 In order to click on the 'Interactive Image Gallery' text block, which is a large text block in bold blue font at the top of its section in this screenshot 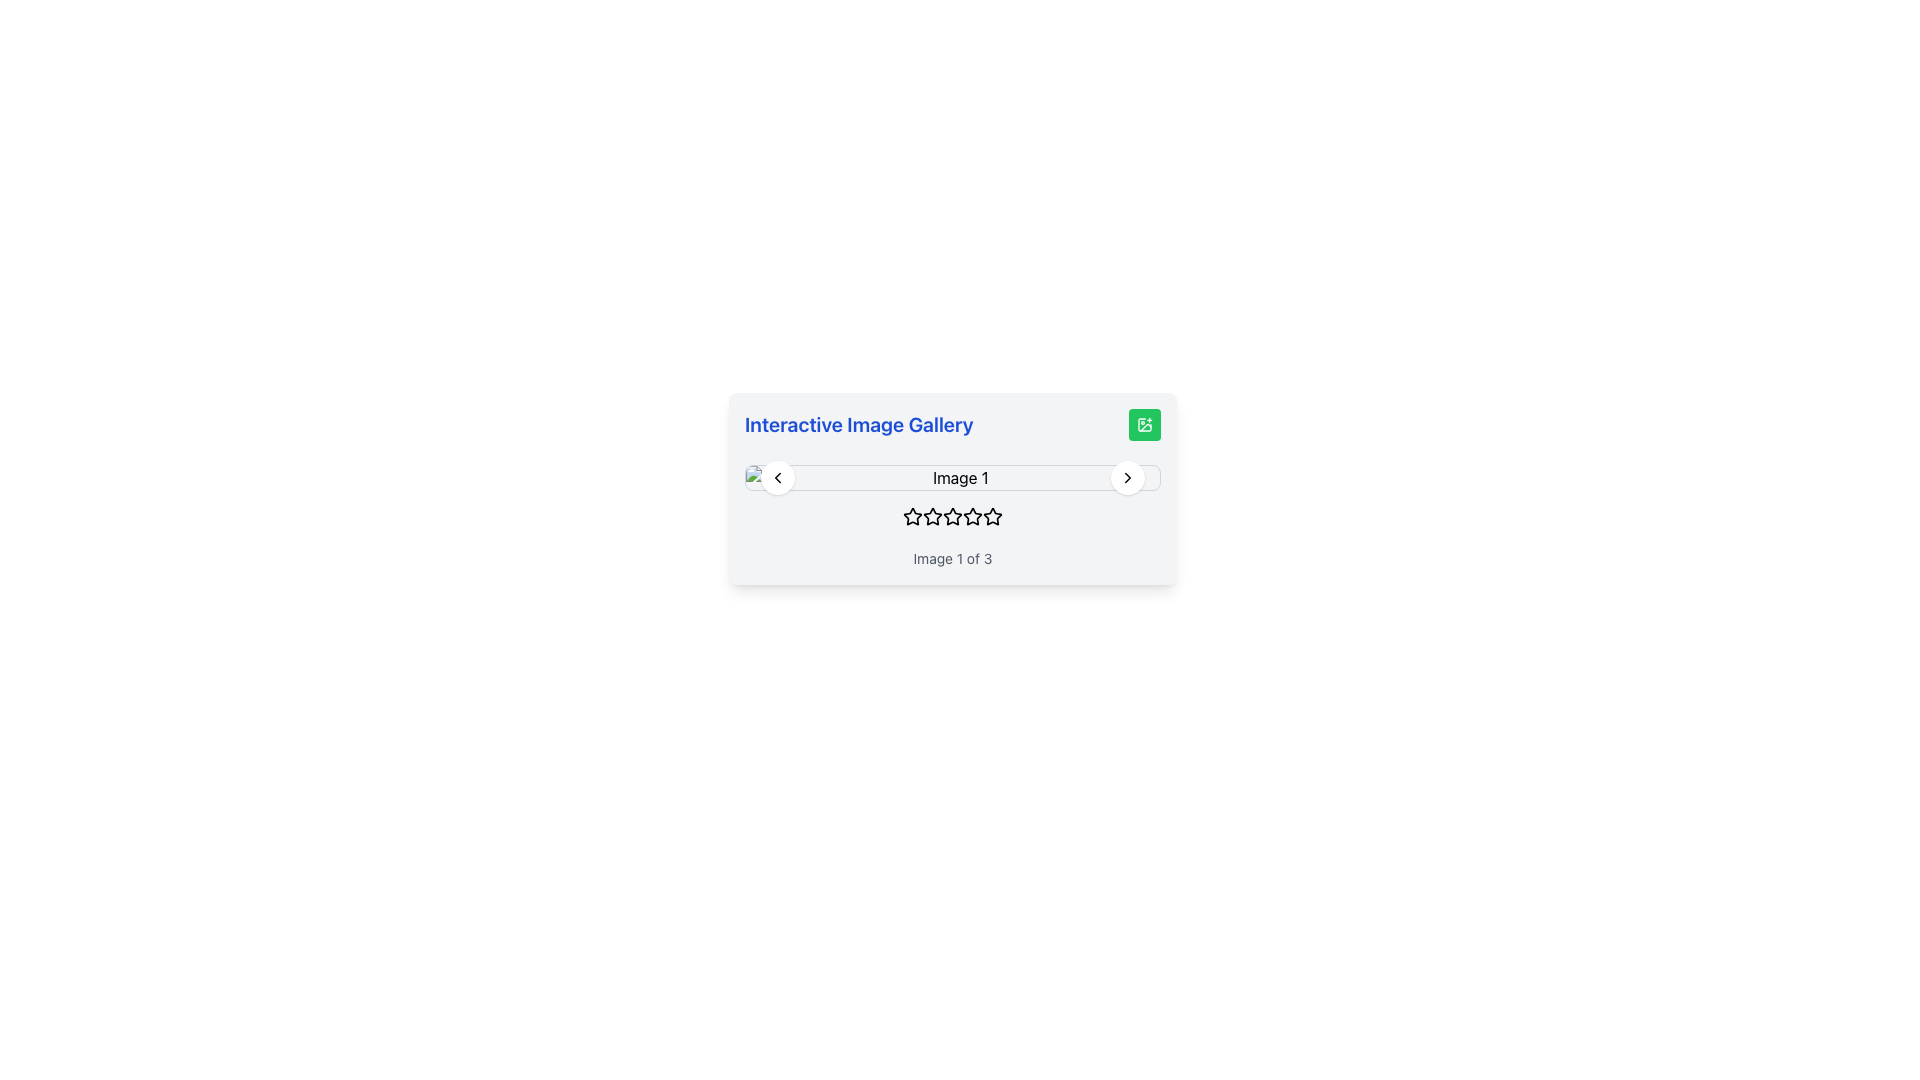, I will do `click(952, 423)`.